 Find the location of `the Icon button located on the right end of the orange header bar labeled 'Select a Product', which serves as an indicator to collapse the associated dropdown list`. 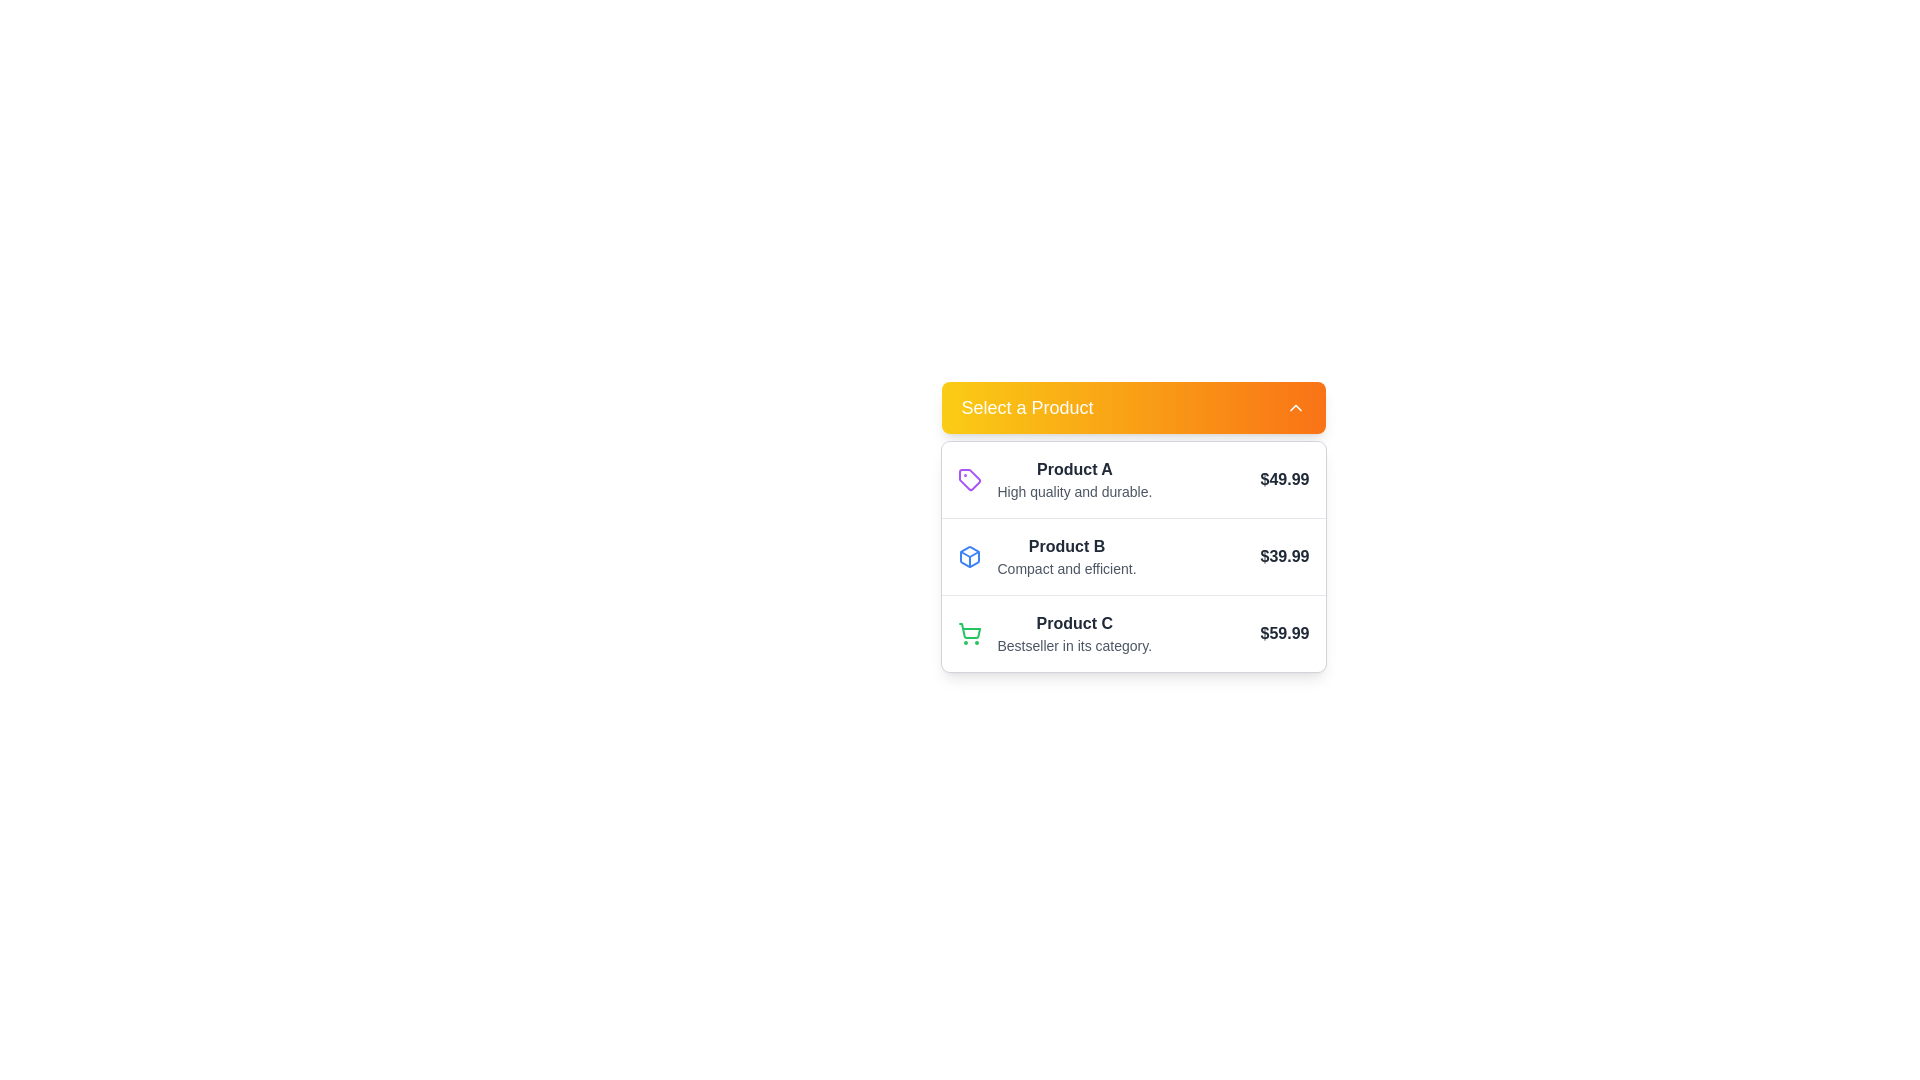

the Icon button located on the right end of the orange header bar labeled 'Select a Product', which serves as an indicator to collapse the associated dropdown list is located at coordinates (1295, 407).